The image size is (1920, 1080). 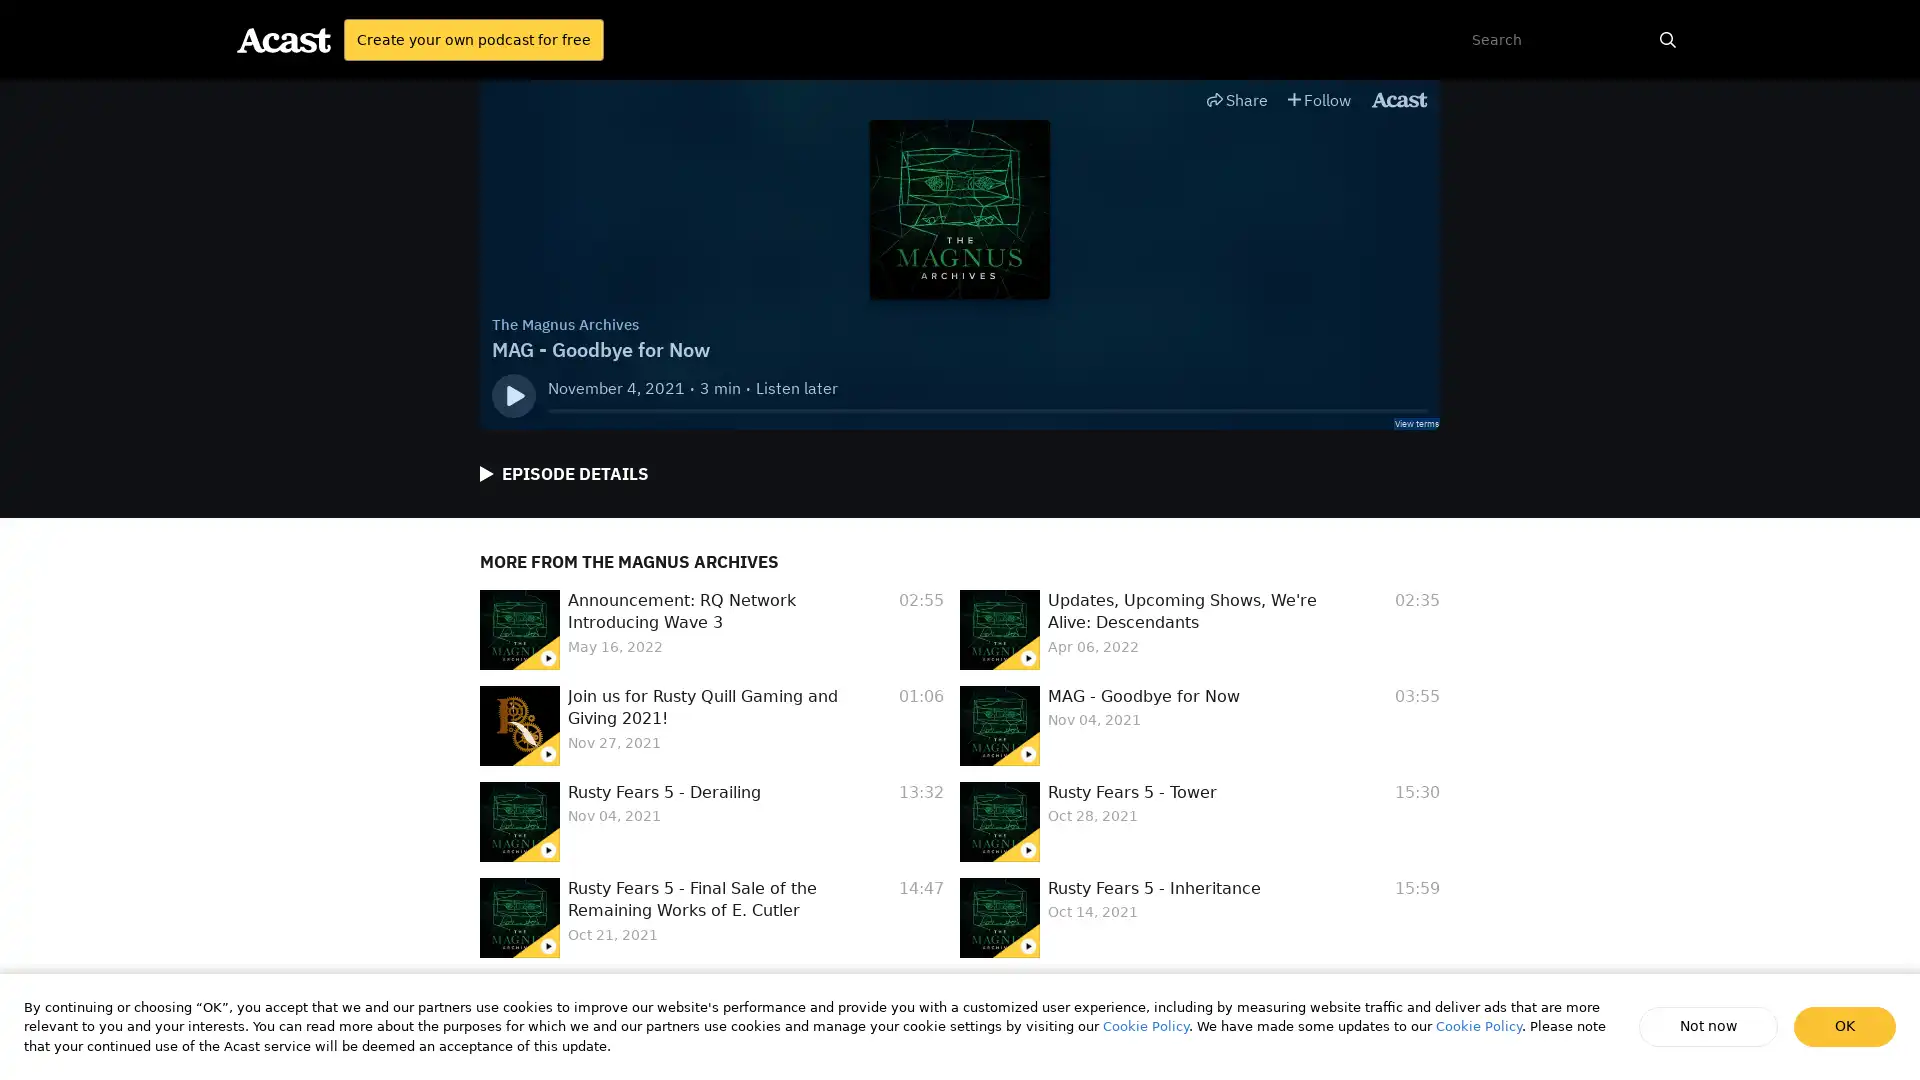 I want to click on Not now, so click(x=1710, y=1026).